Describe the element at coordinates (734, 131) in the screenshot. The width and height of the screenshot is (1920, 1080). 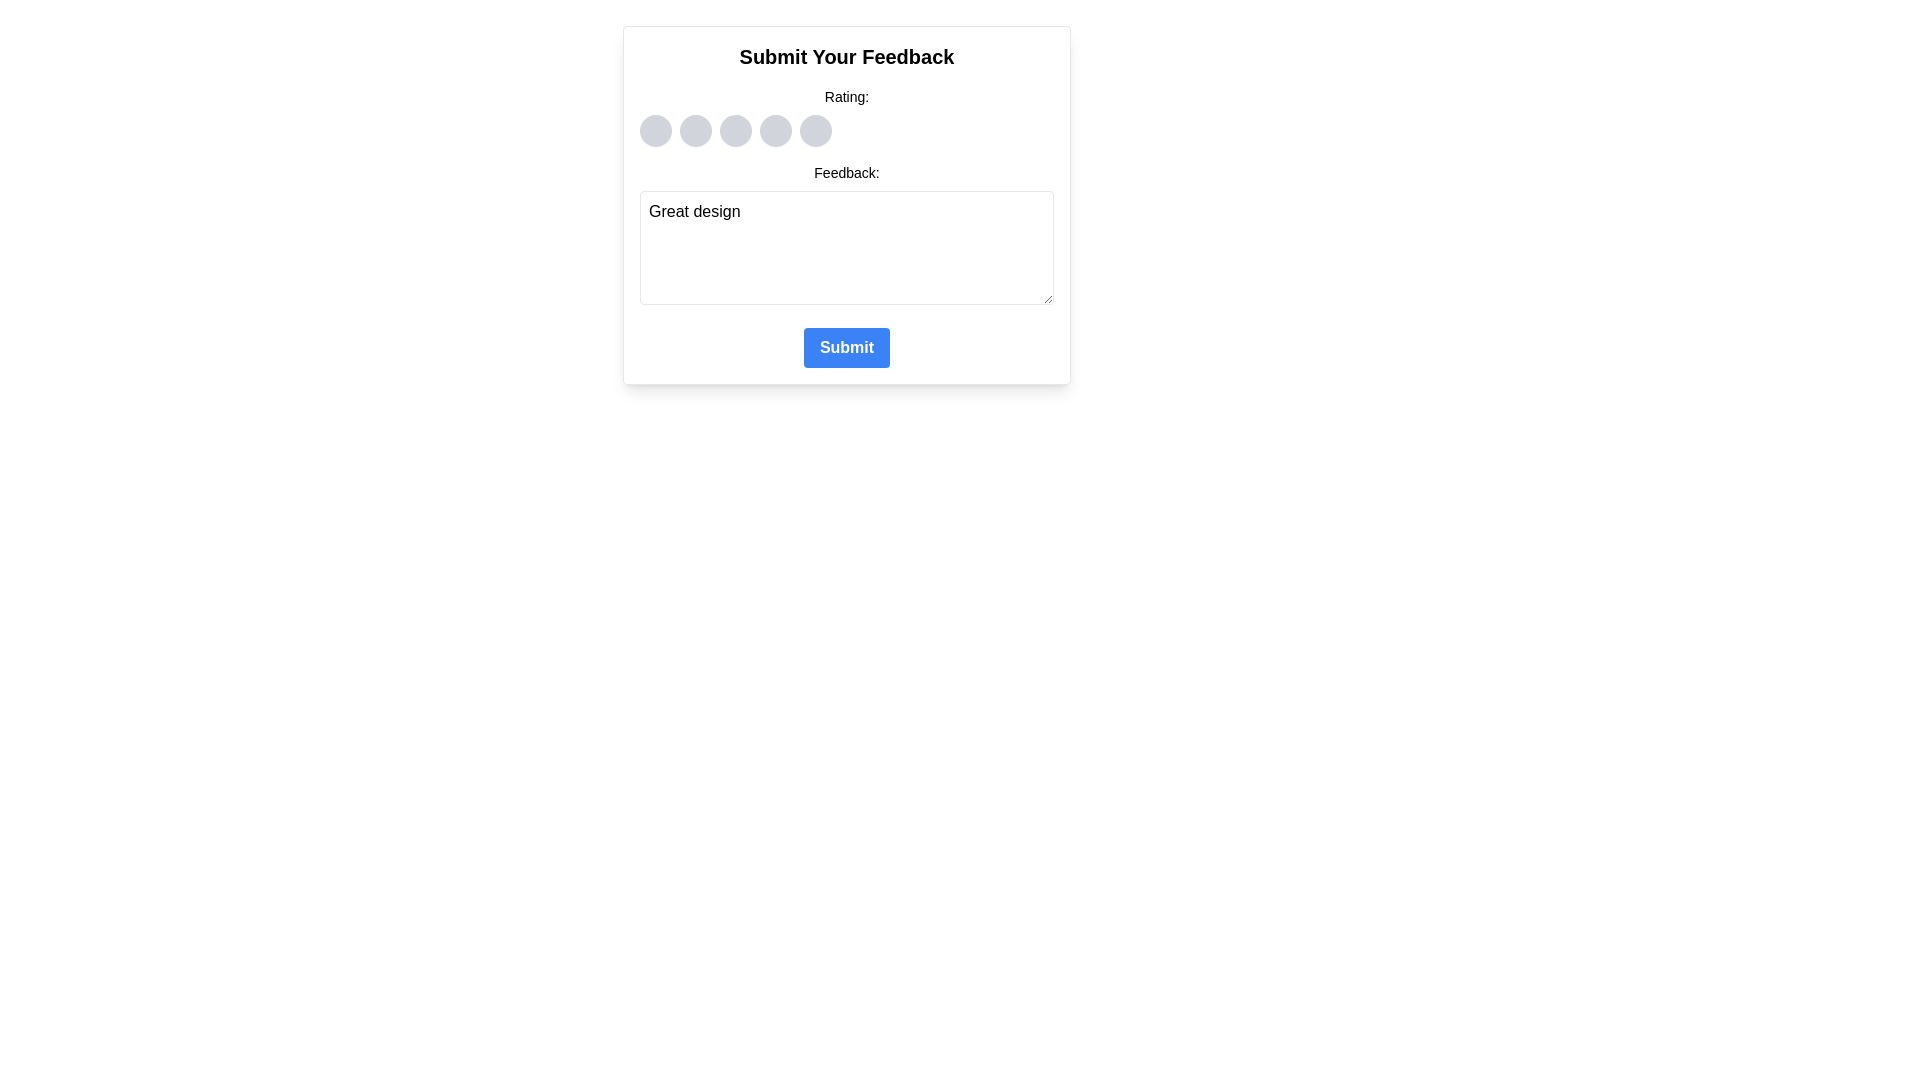
I see `the circular button, which is the third in a row of five gray circles under the 'Rating:' text` at that location.